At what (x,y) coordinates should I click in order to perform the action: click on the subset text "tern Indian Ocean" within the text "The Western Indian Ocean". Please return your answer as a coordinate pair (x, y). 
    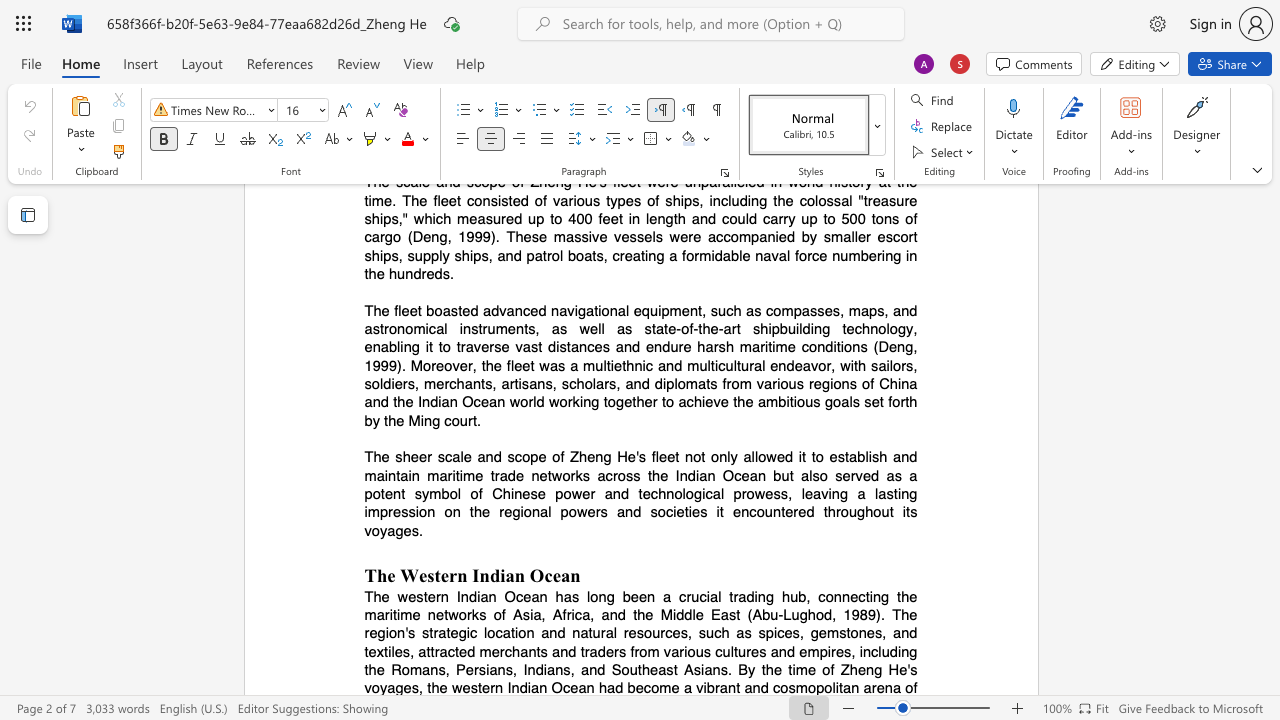
    Looking at the image, I should click on (433, 575).